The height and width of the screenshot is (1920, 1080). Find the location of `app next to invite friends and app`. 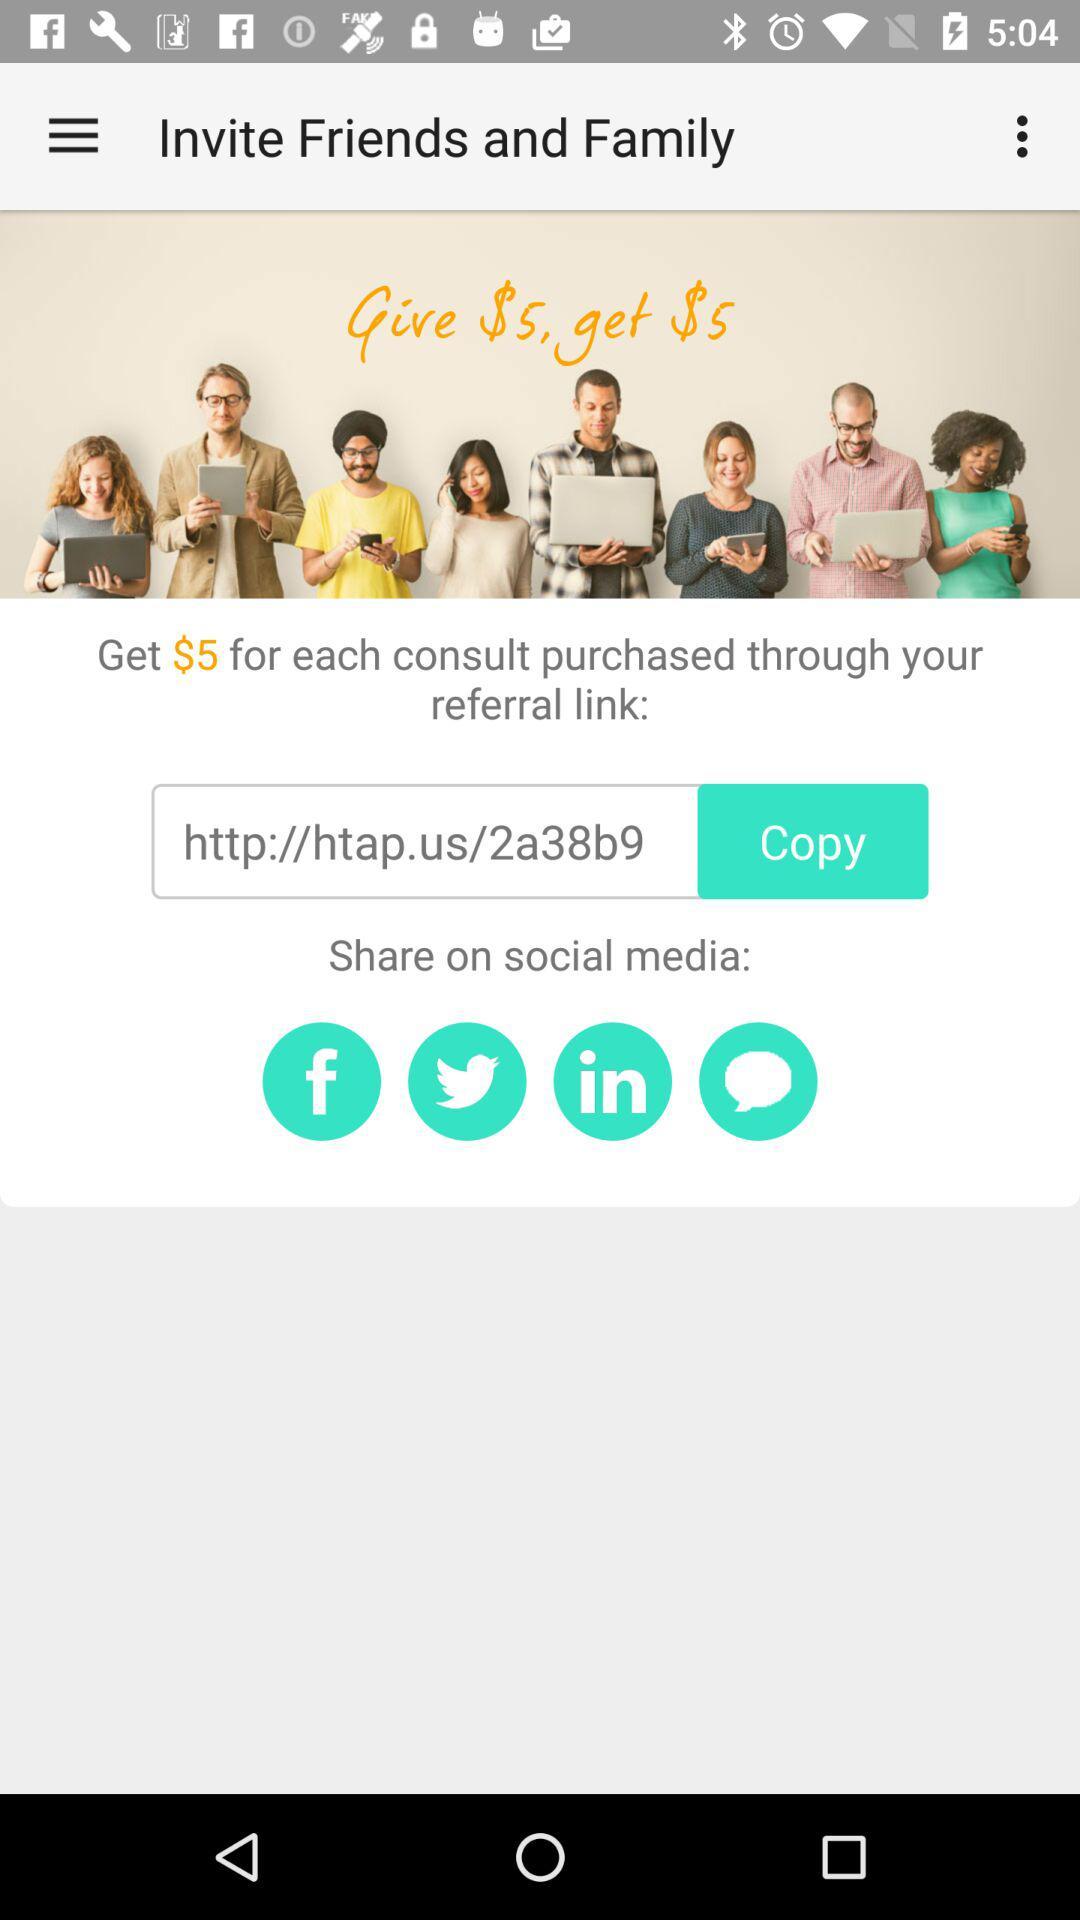

app next to invite friends and app is located at coordinates (72, 135).